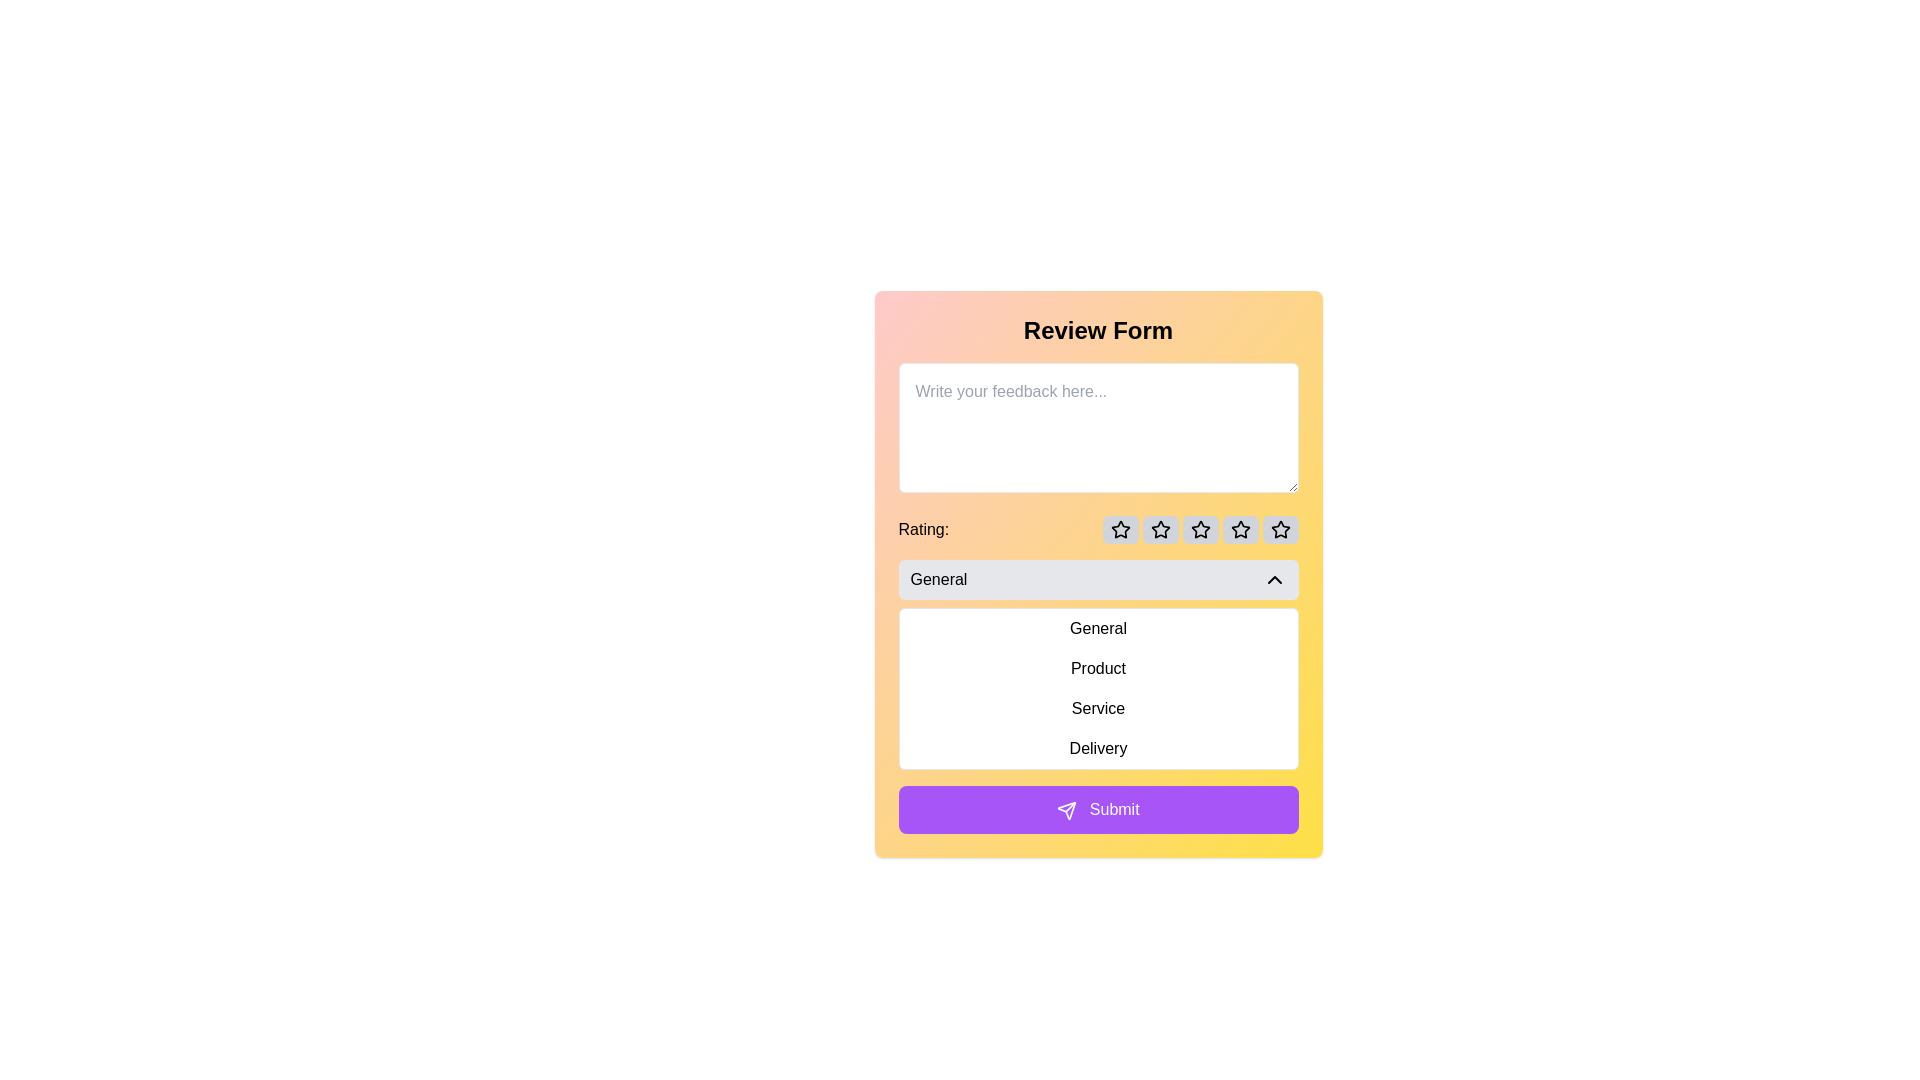 The height and width of the screenshot is (1080, 1920). Describe the element at coordinates (1066, 810) in the screenshot. I see `the send icon located inside the purple 'Submit' button at the bottom of the form, positioned to the left of the 'Submit' text` at that location.